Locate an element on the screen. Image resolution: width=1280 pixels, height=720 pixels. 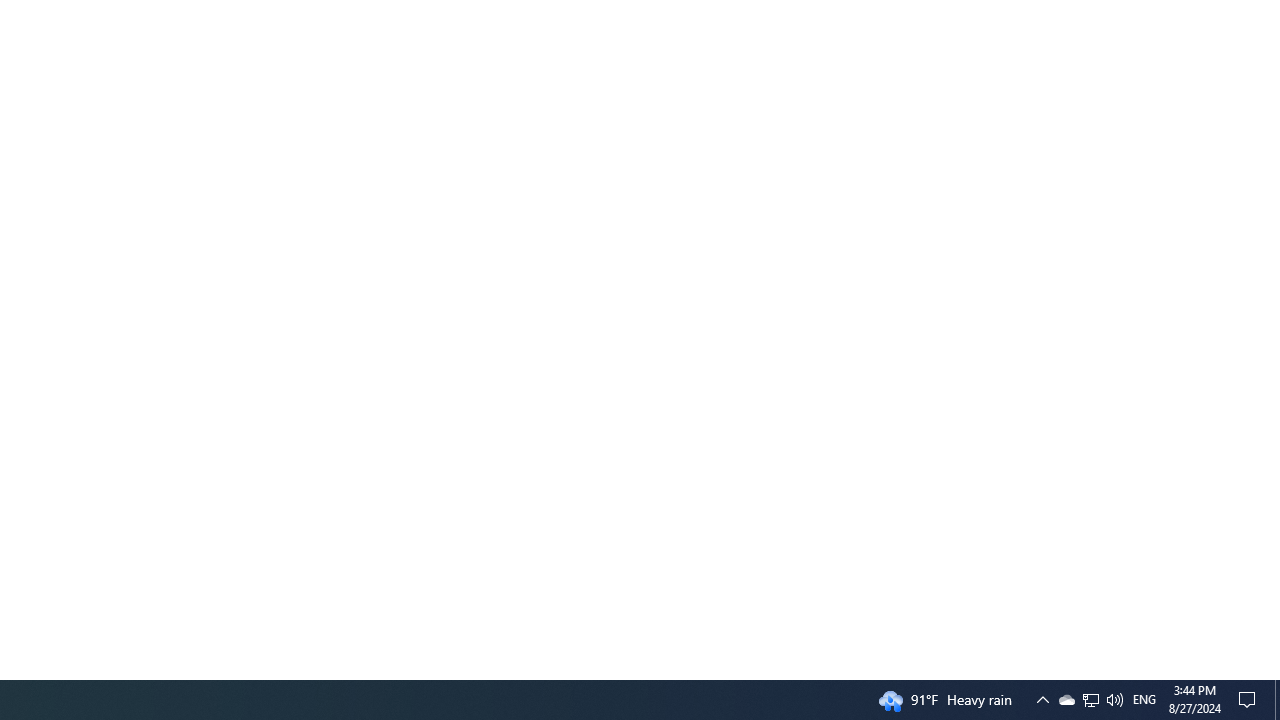
'User Promoted Notification Area' is located at coordinates (1065, 698).